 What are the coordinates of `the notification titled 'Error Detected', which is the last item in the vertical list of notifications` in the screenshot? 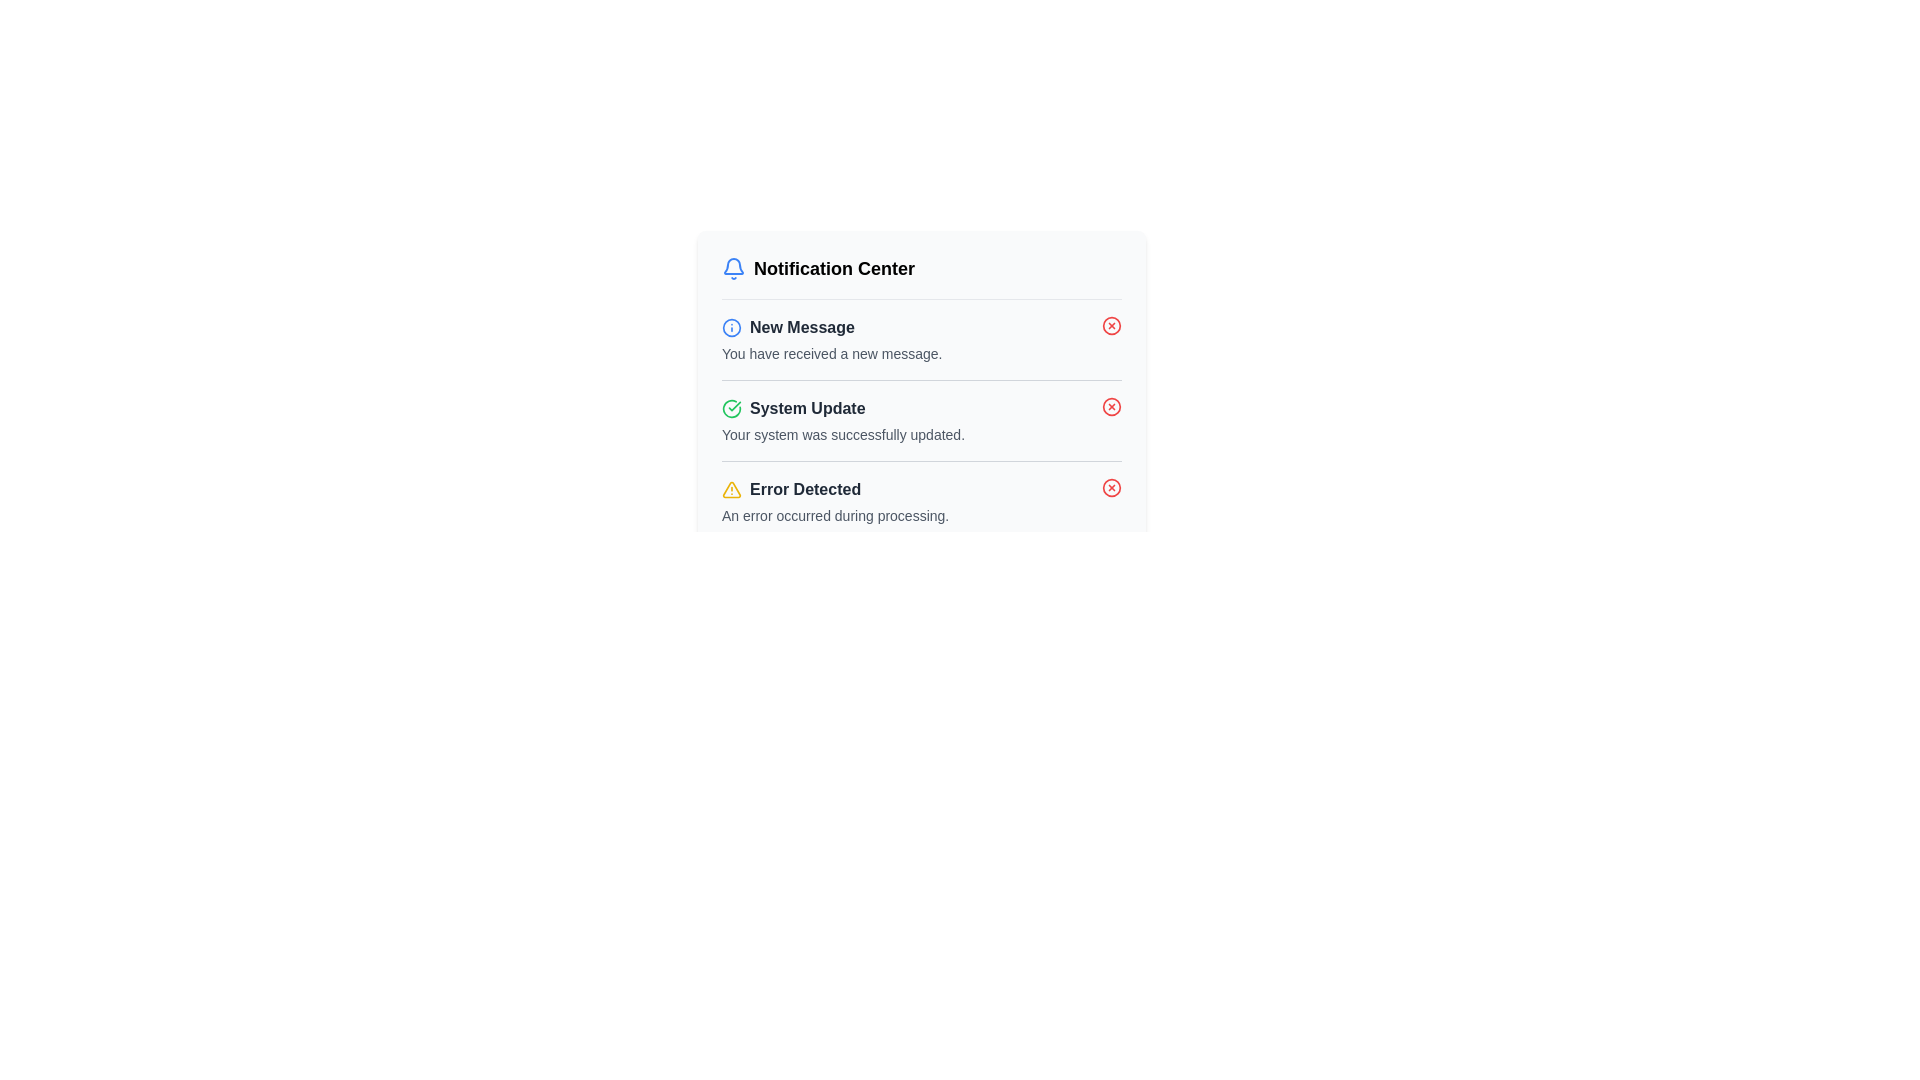 It's located at (920, 500).